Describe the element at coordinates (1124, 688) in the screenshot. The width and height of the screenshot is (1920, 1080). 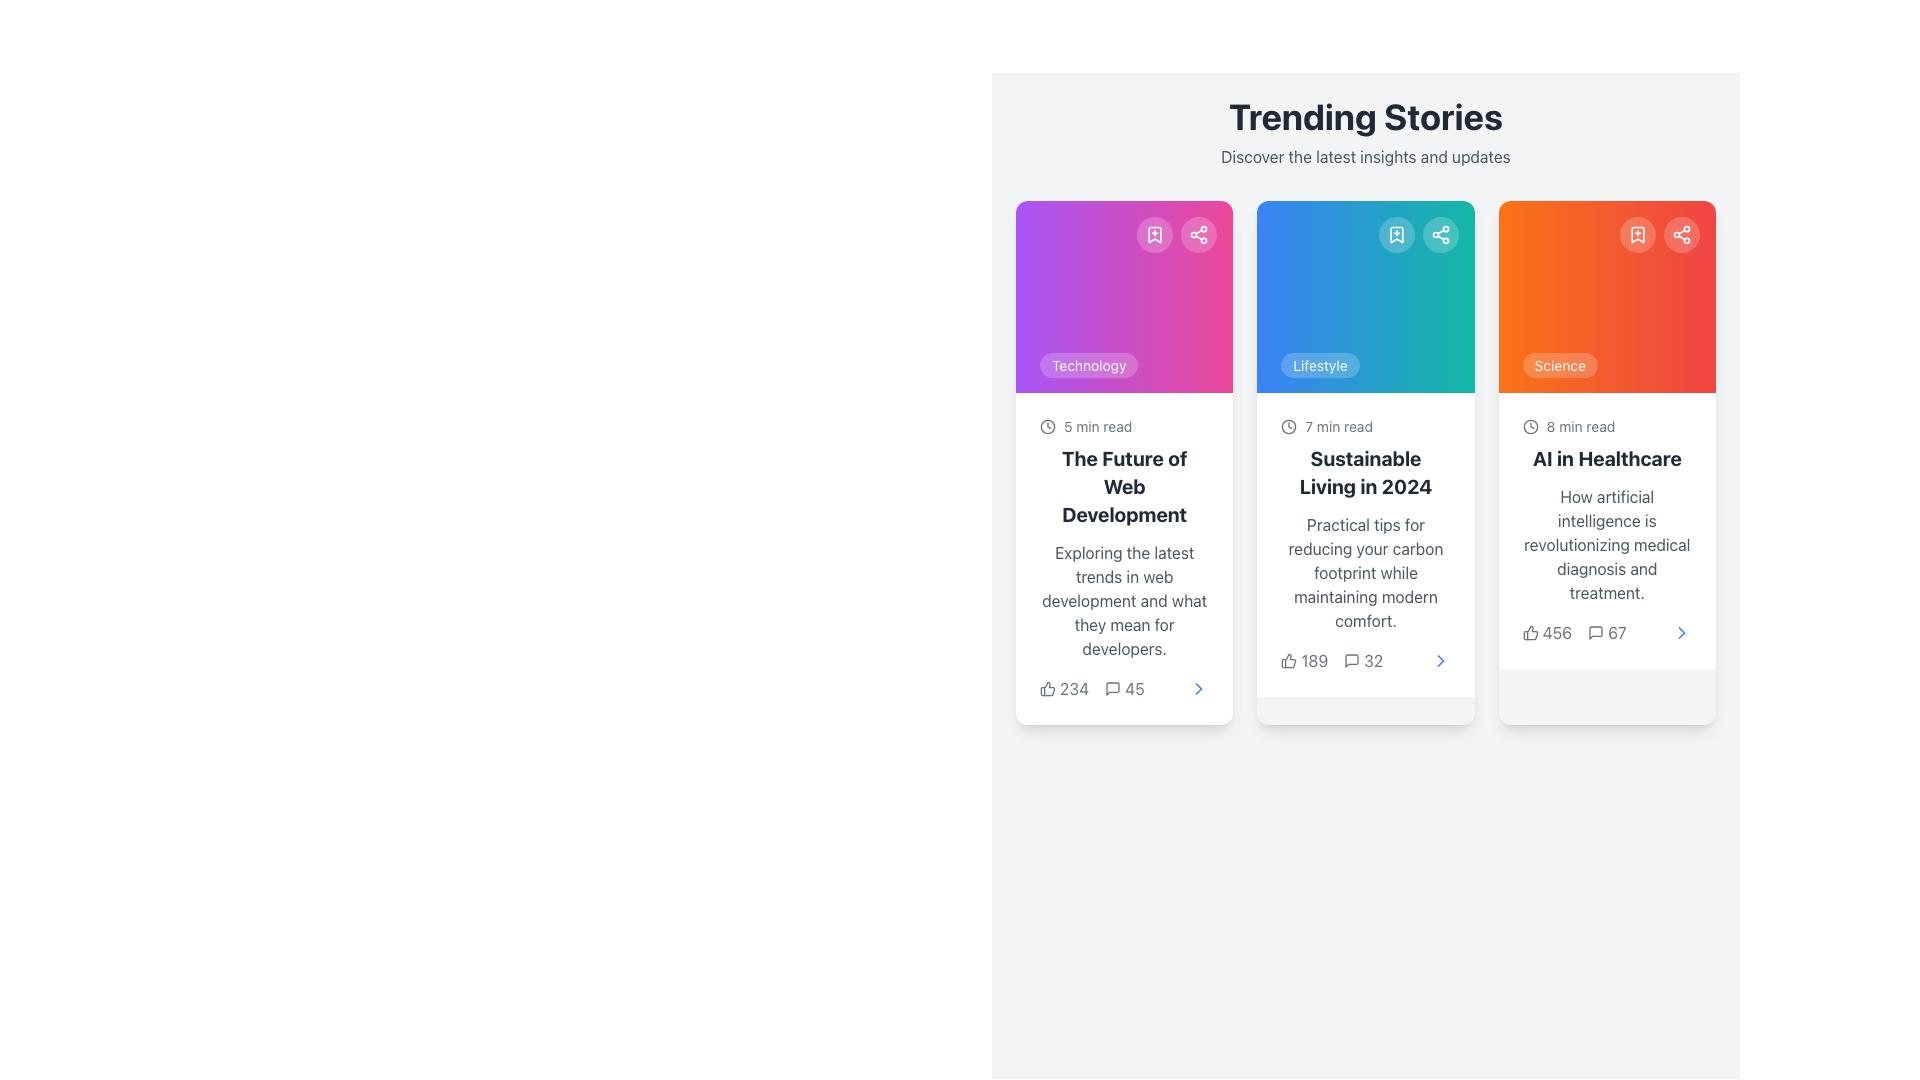
I see `the text label displaying '45' with a chat bubble icon, located at the bottom right of the first card in the 'Trending Stories' section` at that location.